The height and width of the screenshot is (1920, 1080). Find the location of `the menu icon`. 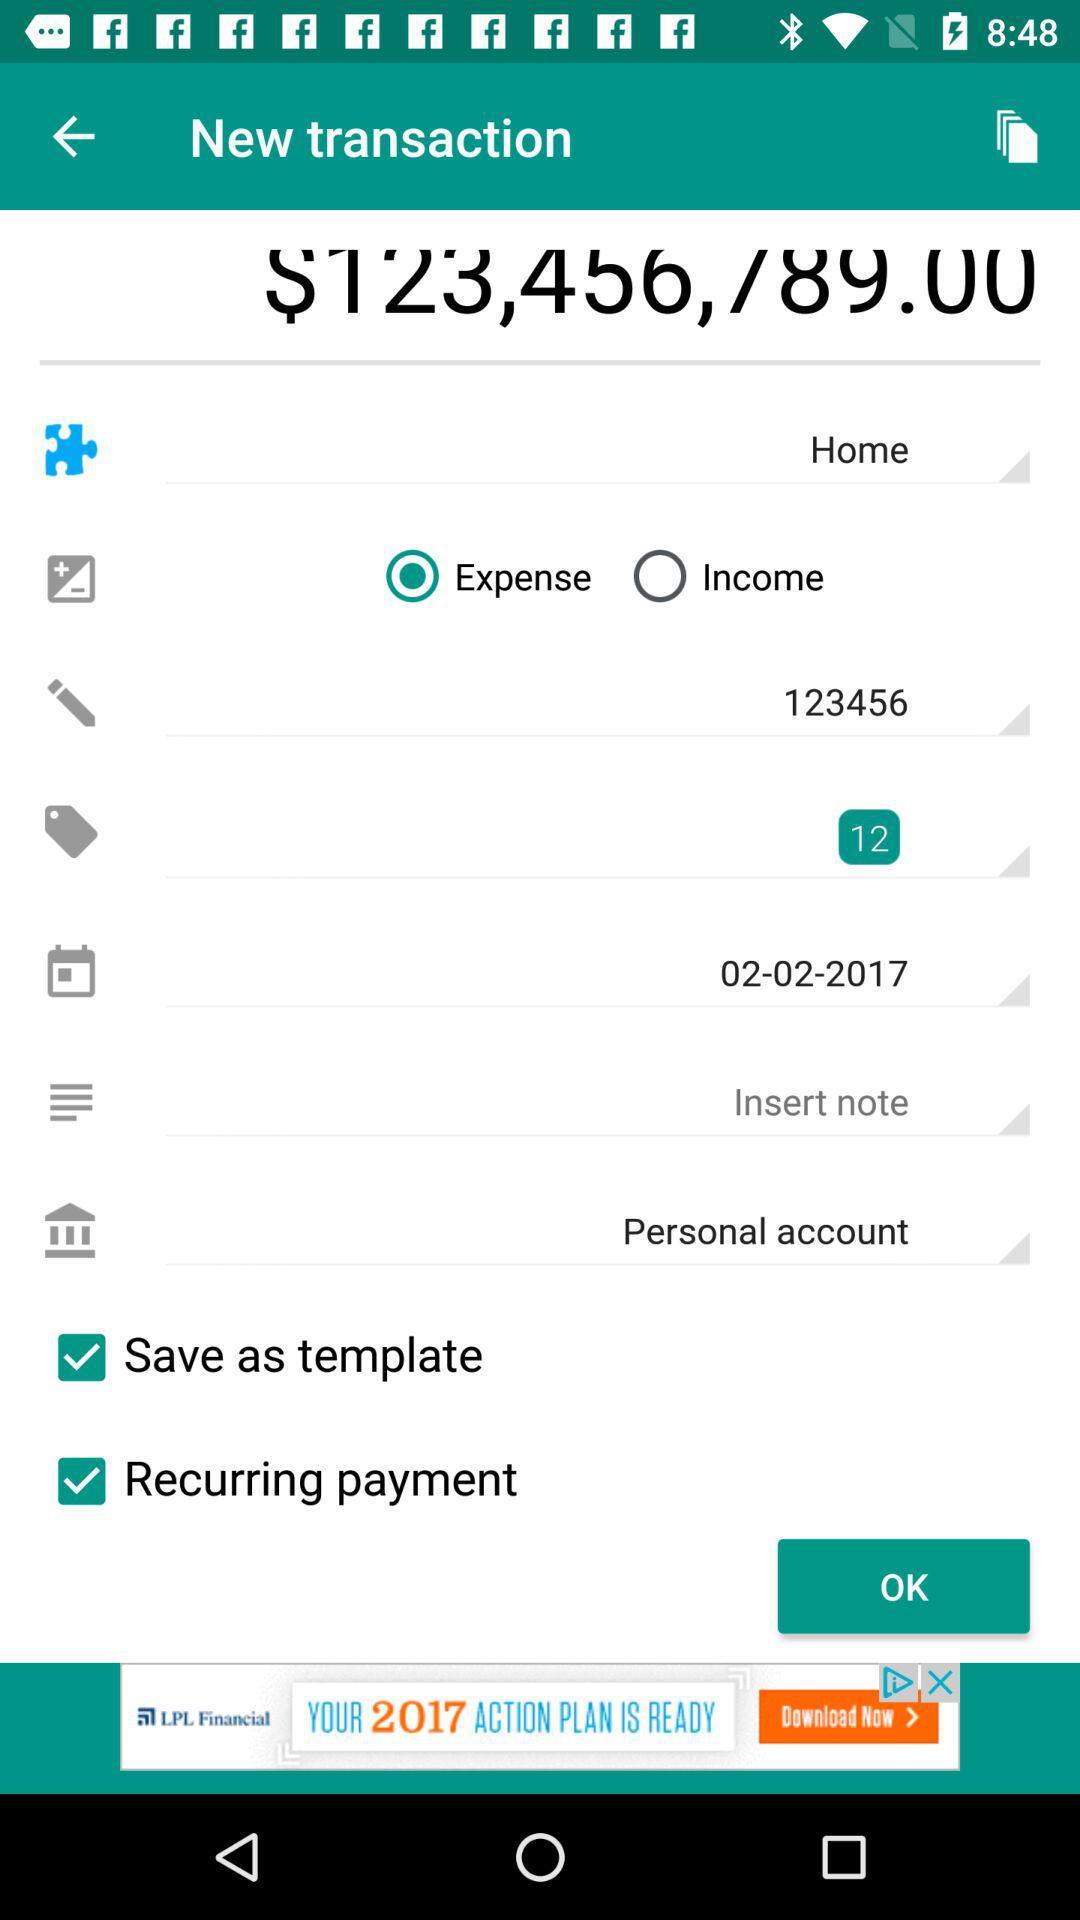

the menu icon is located at coordinates (70, 1101).